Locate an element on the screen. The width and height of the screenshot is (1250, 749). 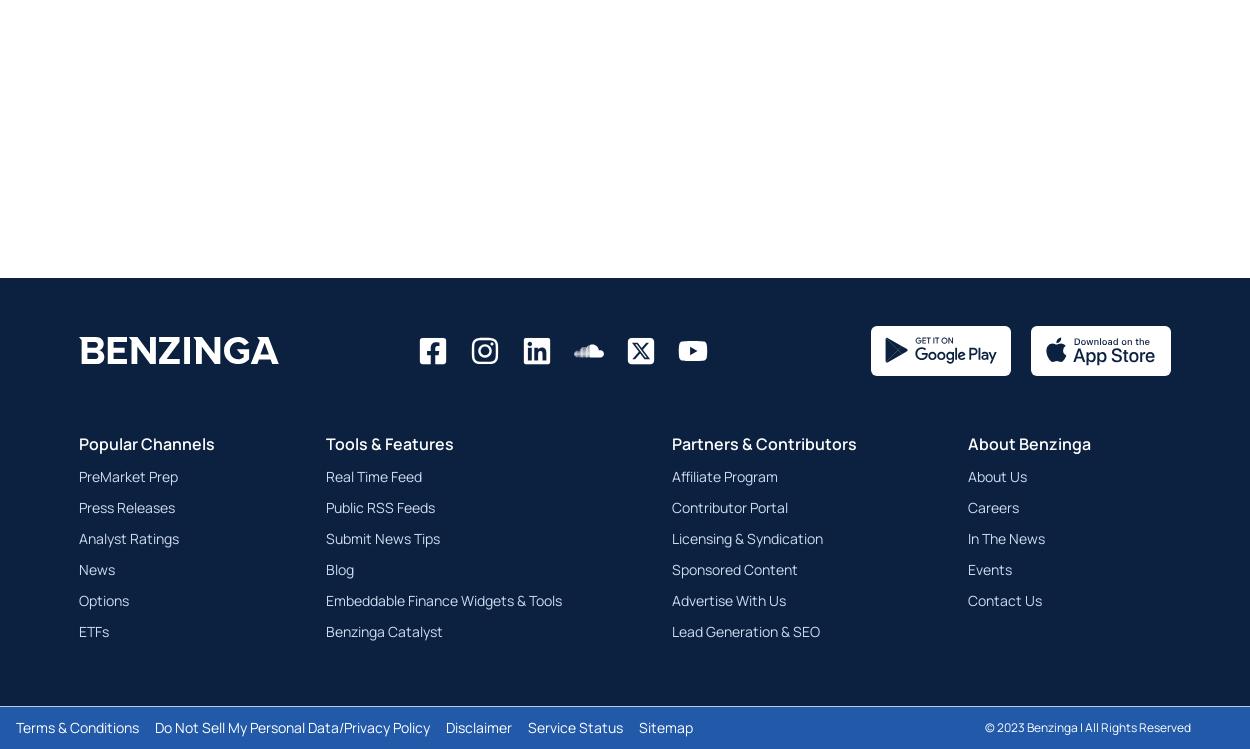
'Disclaimer' is located at coordinates (478, 726).